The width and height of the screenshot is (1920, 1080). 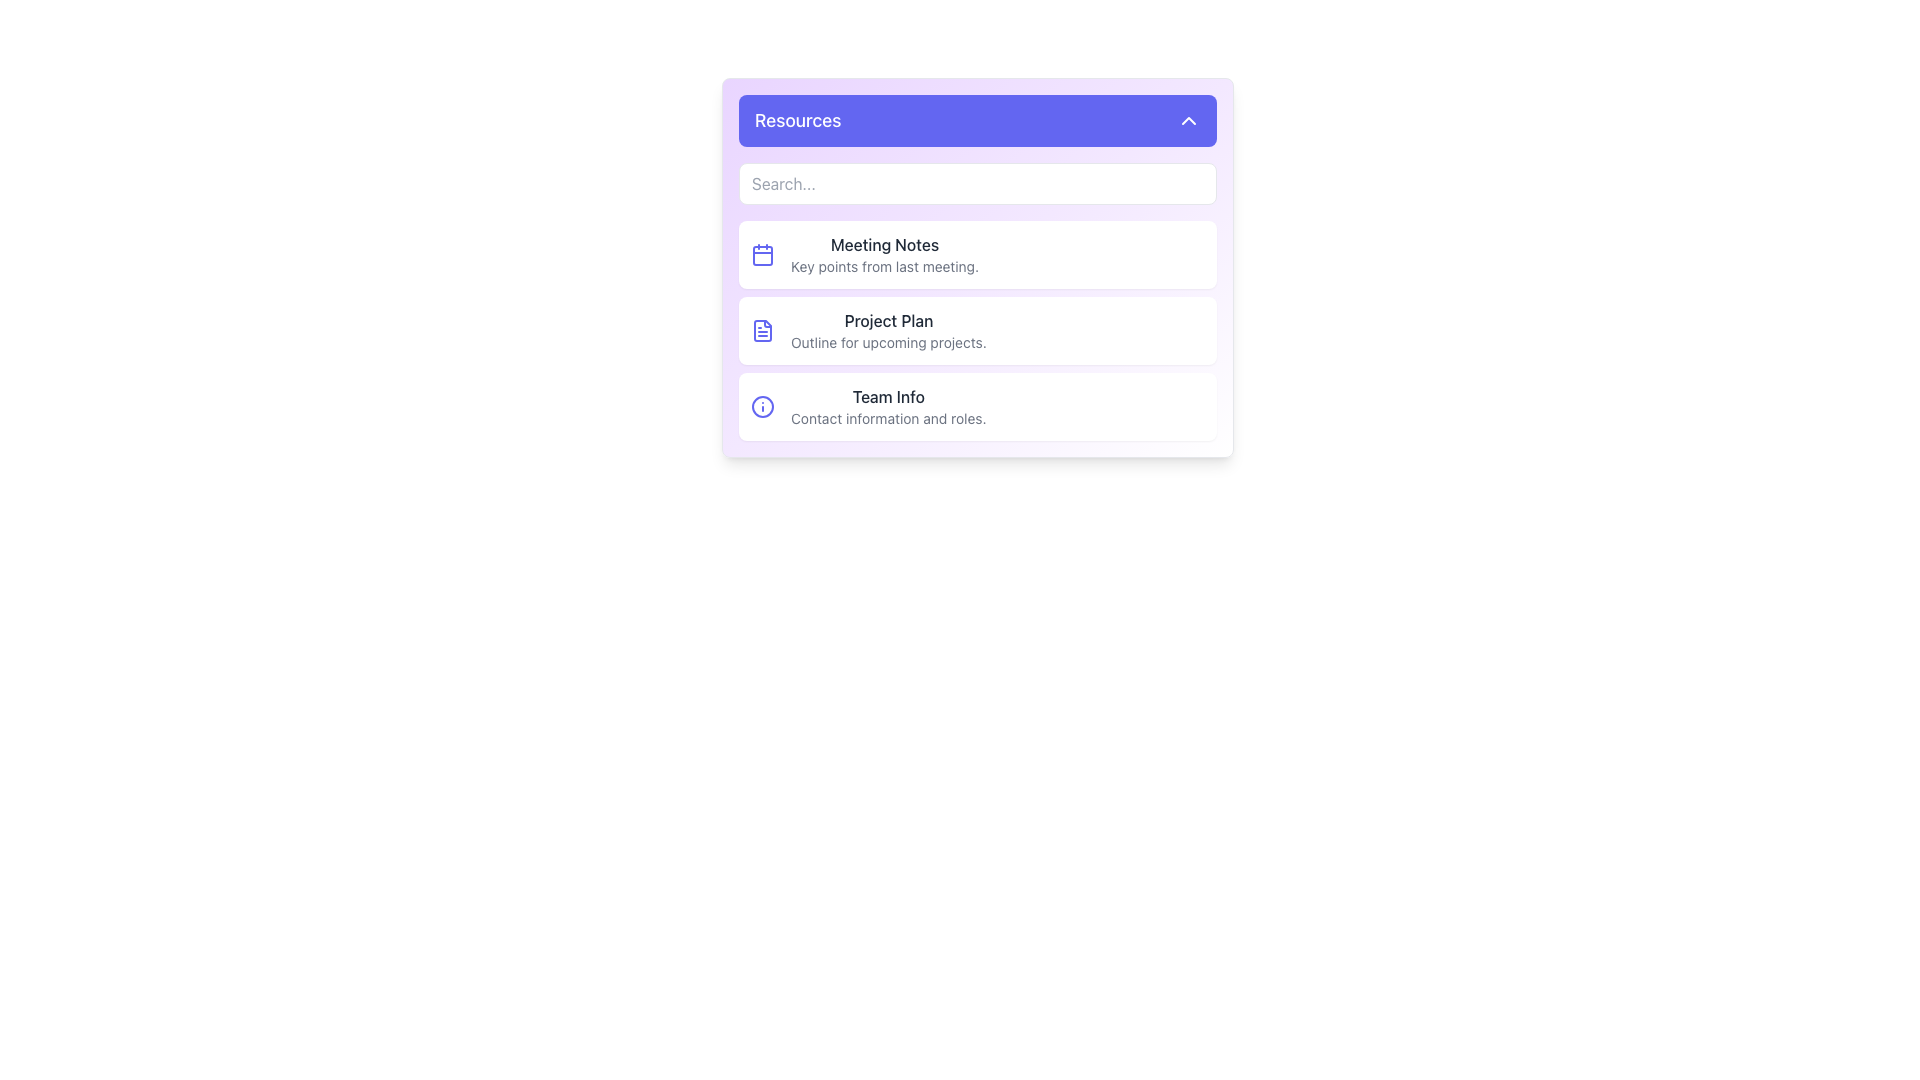 What do you see at coordinates (978, 120) in the screenshot?
I see `the prominent indigo rectangular button labeled 'Resources' to observe any visual effects` at bounding box center [978, 120].